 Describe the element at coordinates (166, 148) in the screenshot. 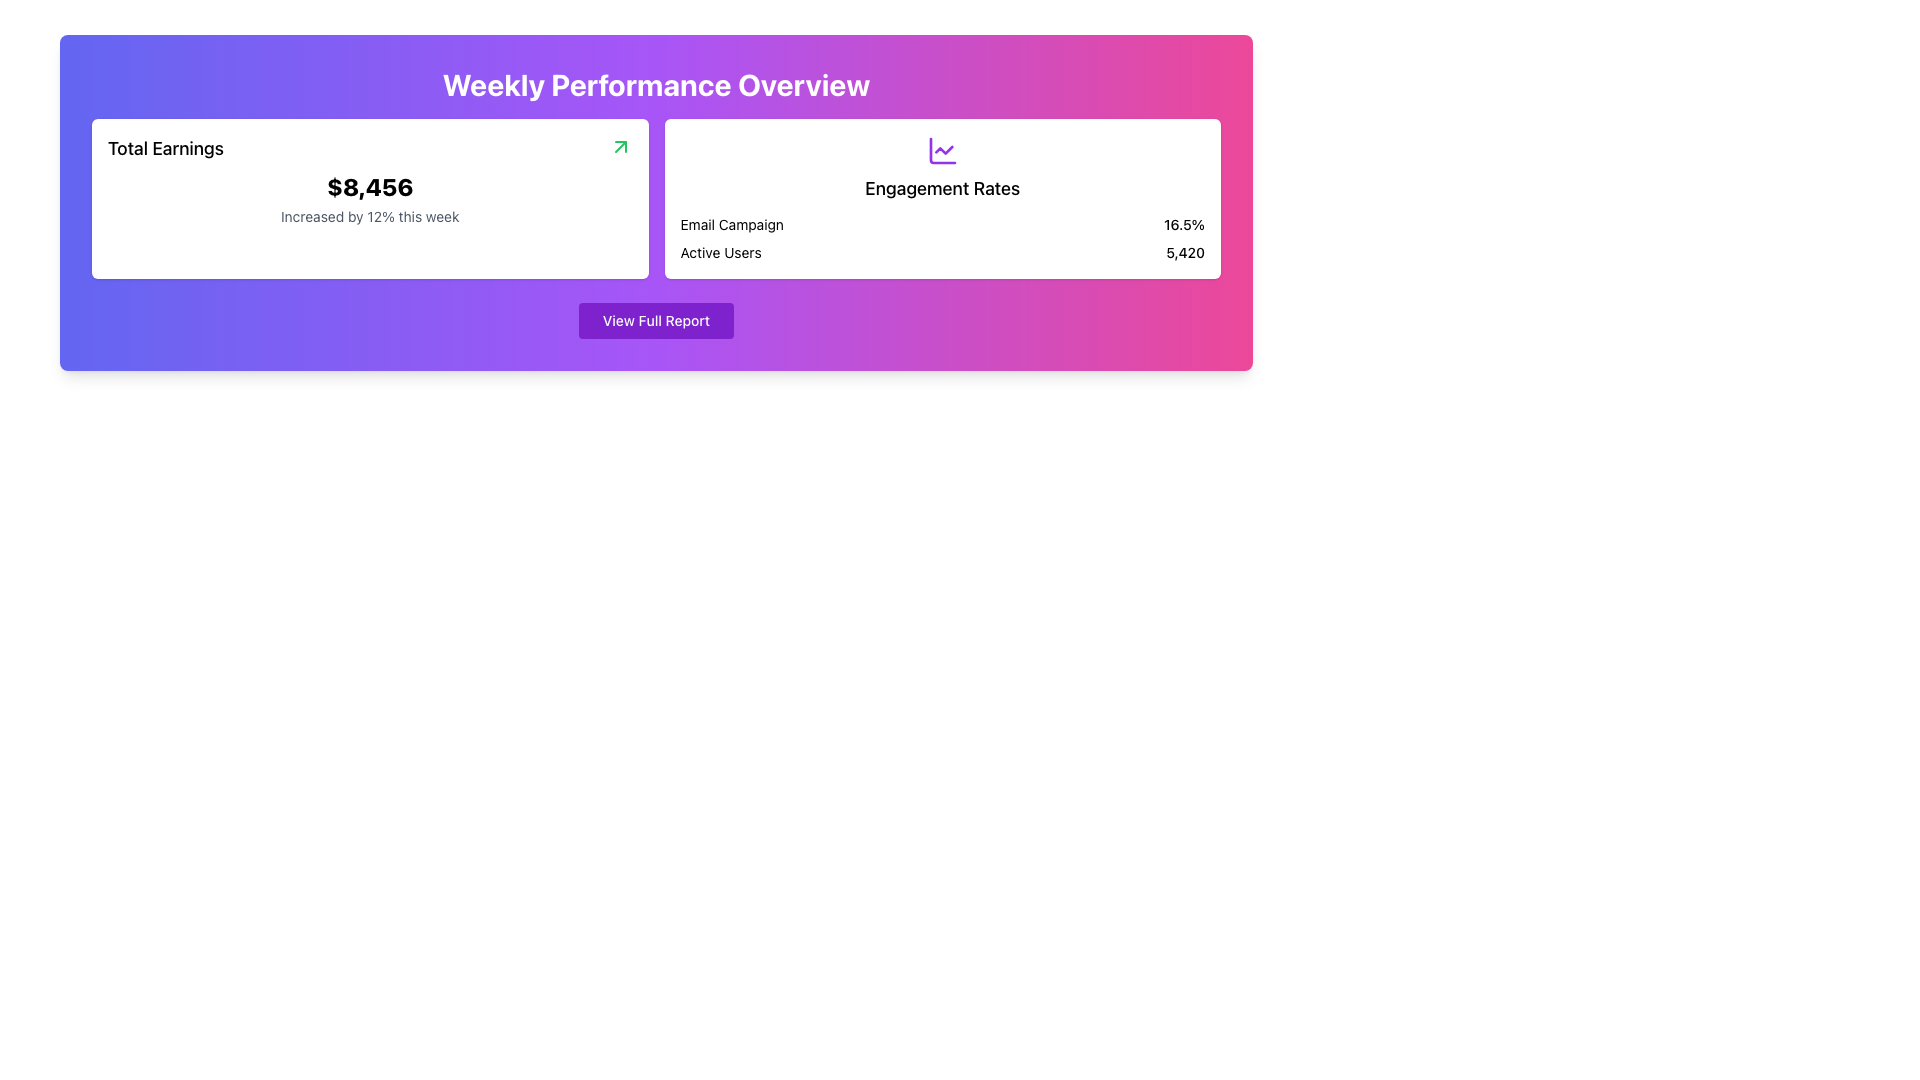

I see `the 'Total Earnings' label, which is a bold text label located at the top-left corner of a white rectangular card` at that location.